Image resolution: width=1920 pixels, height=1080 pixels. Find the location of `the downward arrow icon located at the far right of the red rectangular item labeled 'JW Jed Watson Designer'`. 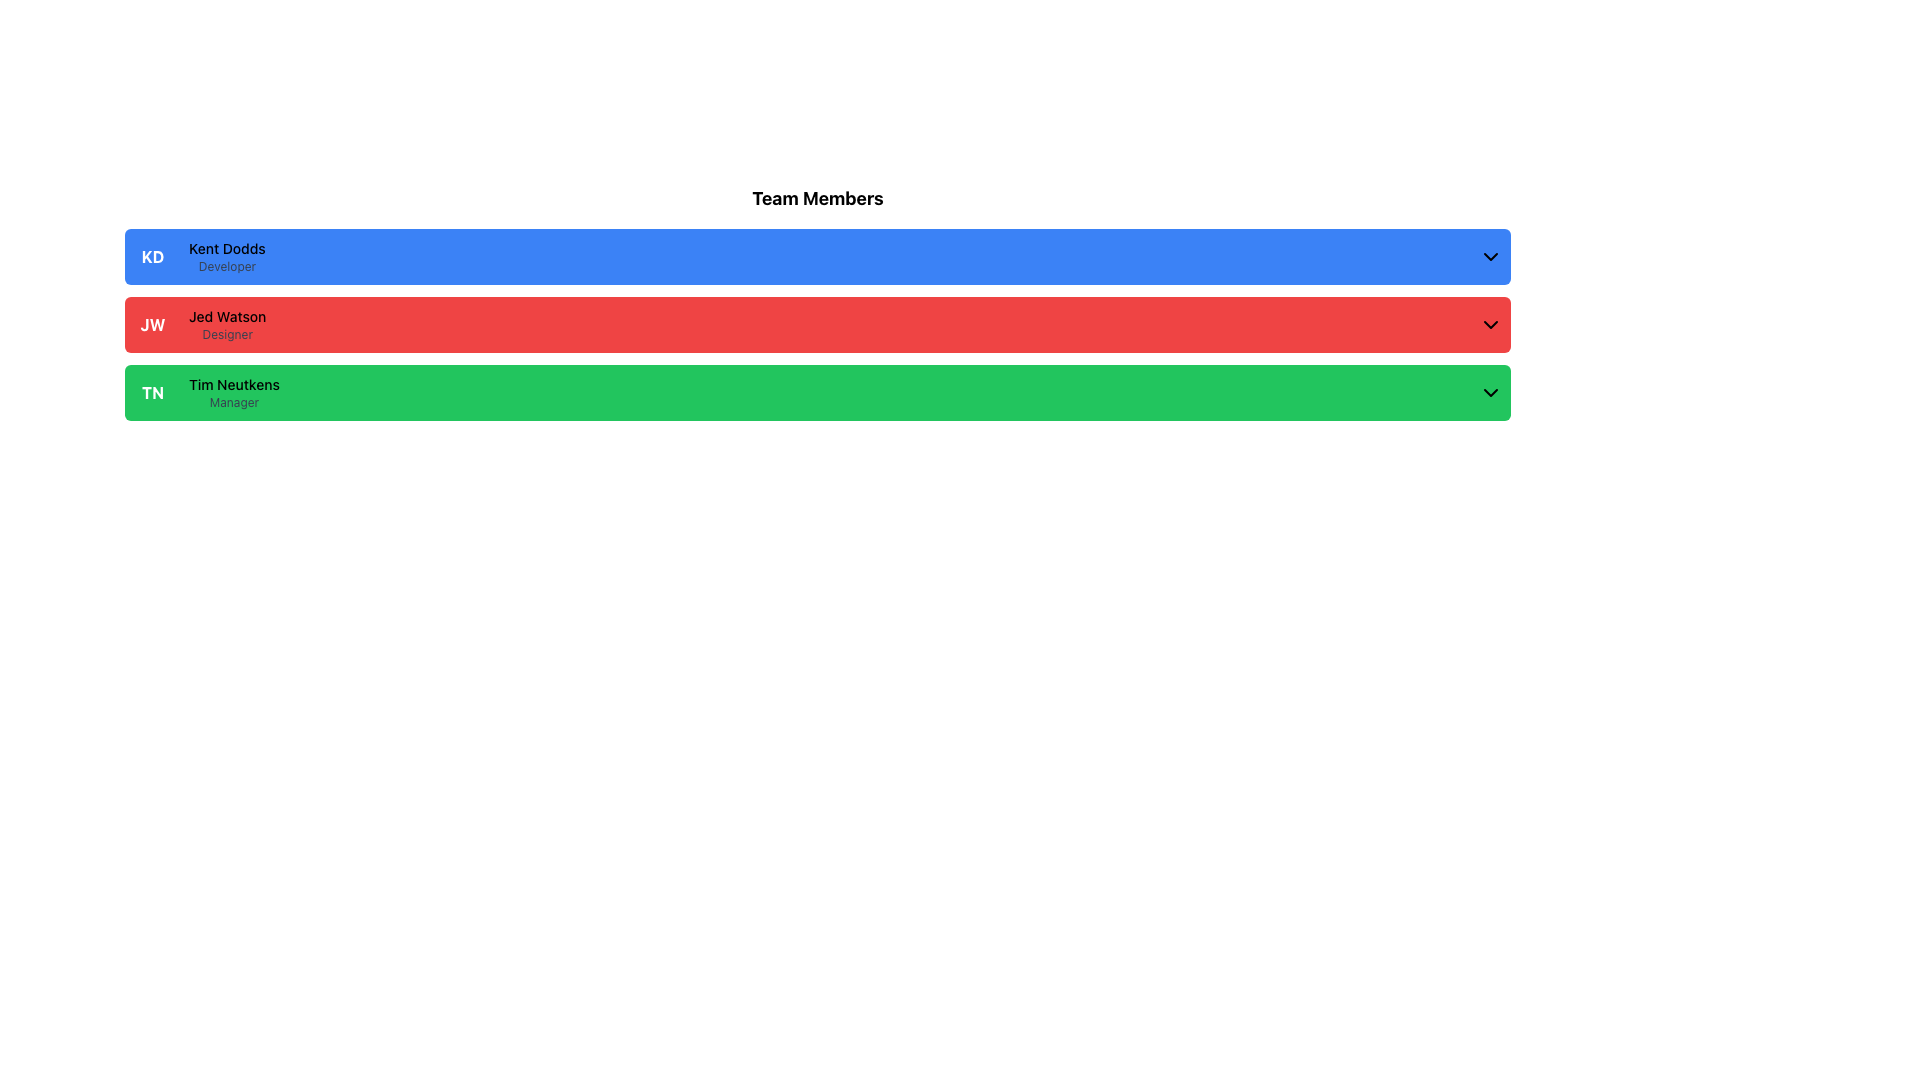

the downward arrow icon located at the far right of the red rectangular item labeled 'JW Jed Watson Designer' is located at coordinates (1491, 323).